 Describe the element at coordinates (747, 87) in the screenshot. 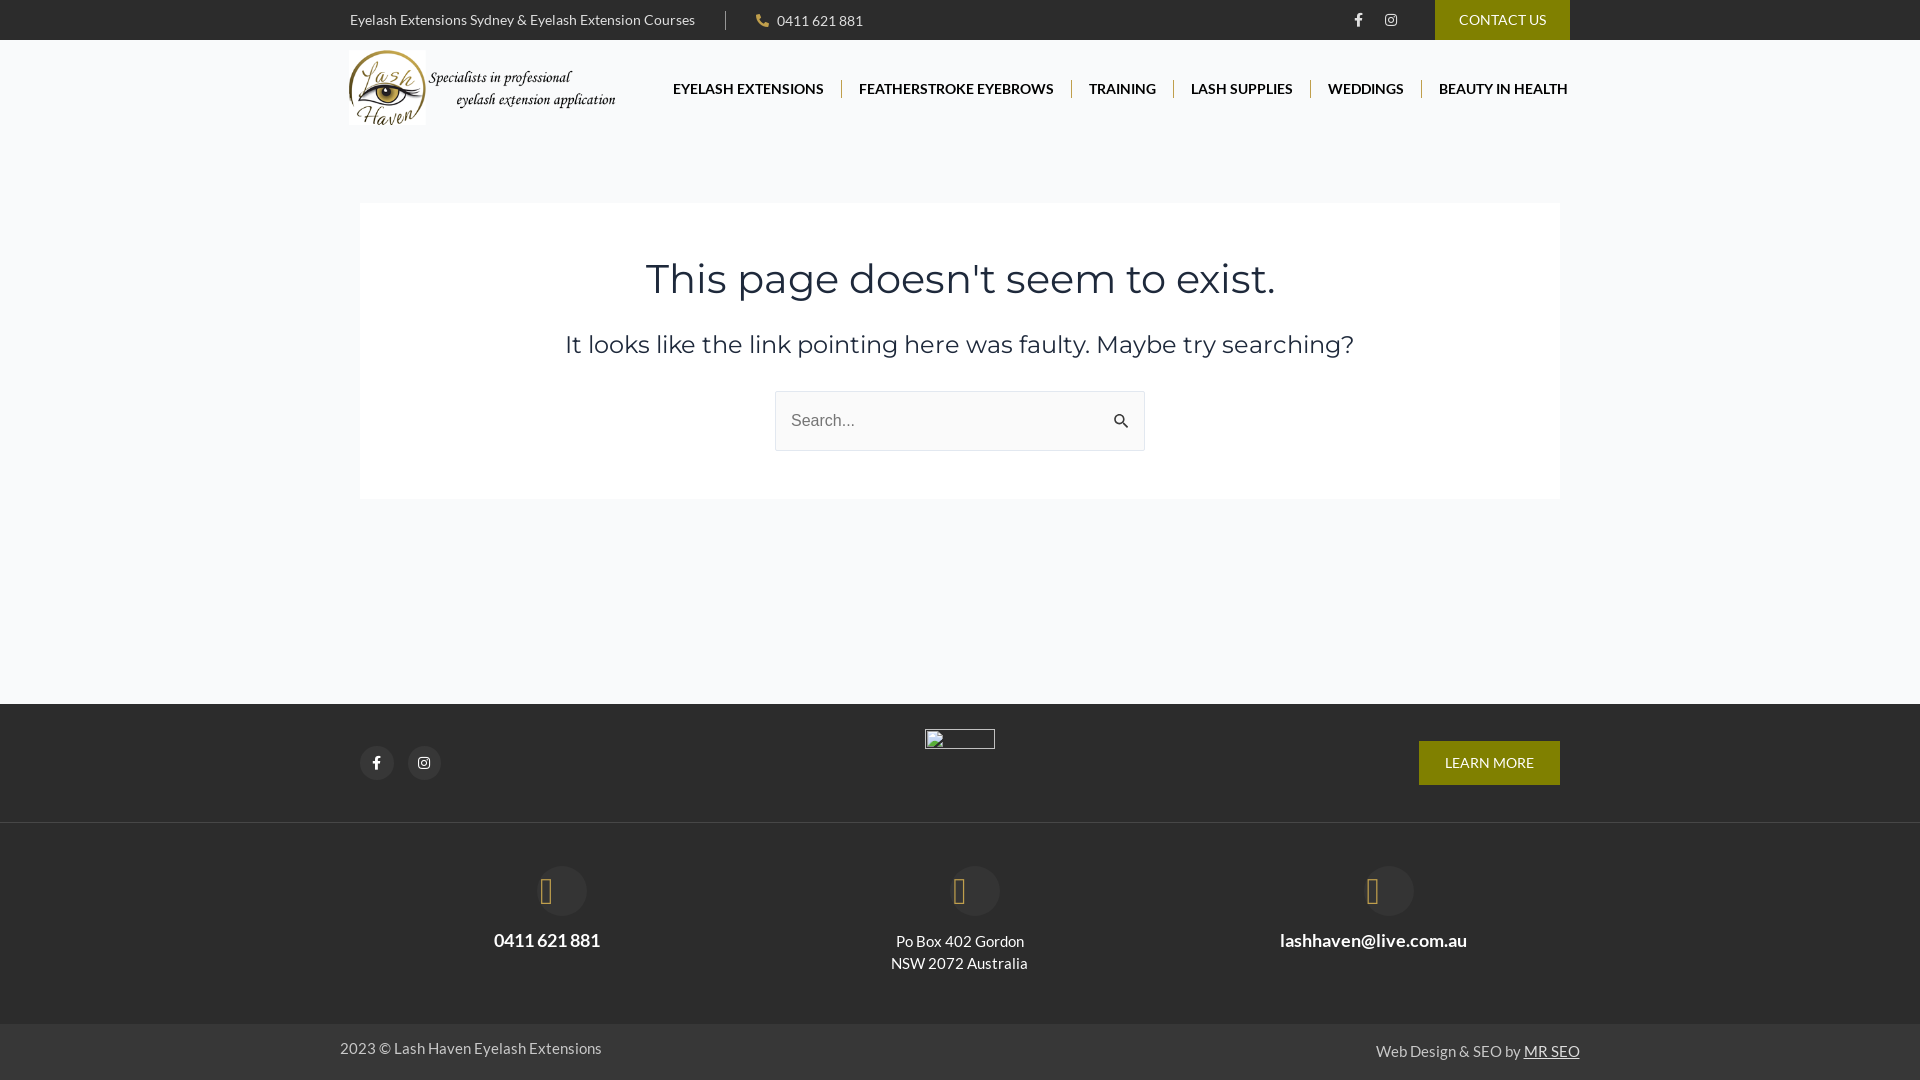

I see `'EYELASH EXTENSIONS'` at that location.